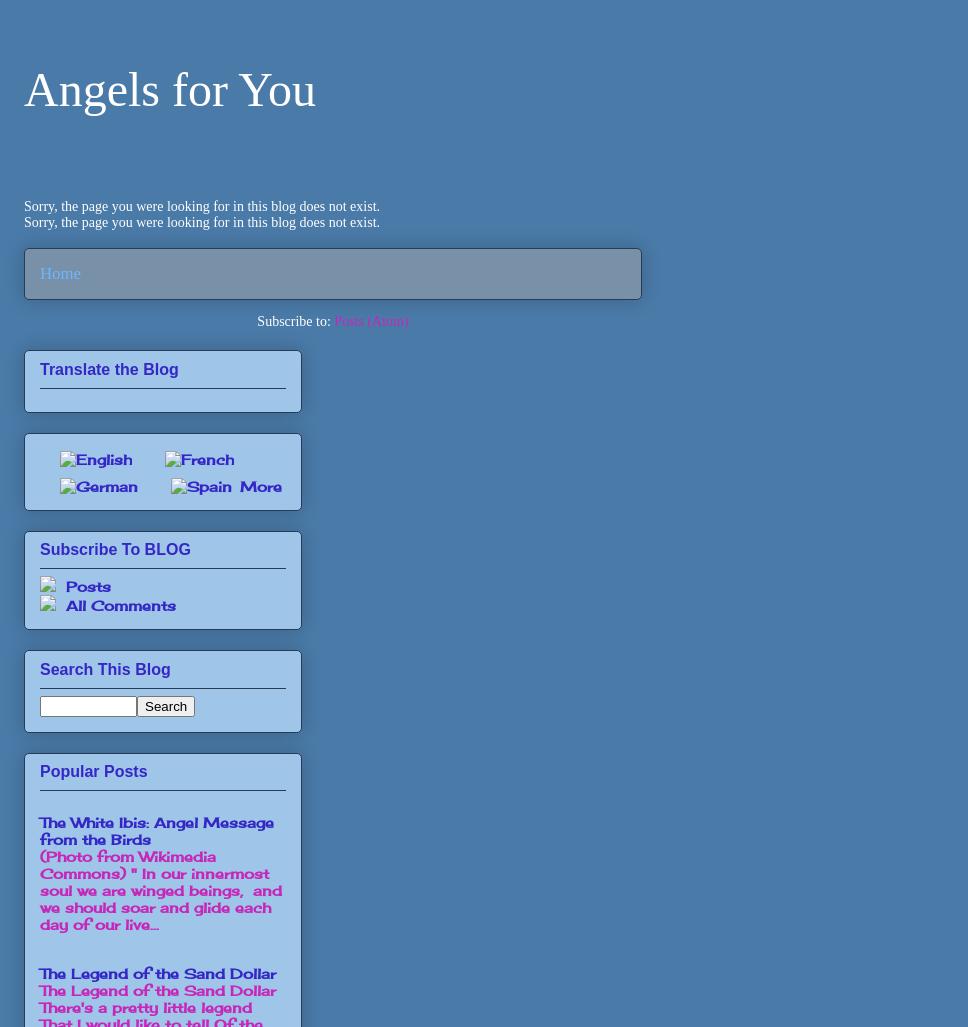  Describe the element at coordinates (260, 485) in the screenshot. I see `'More'` at that location.